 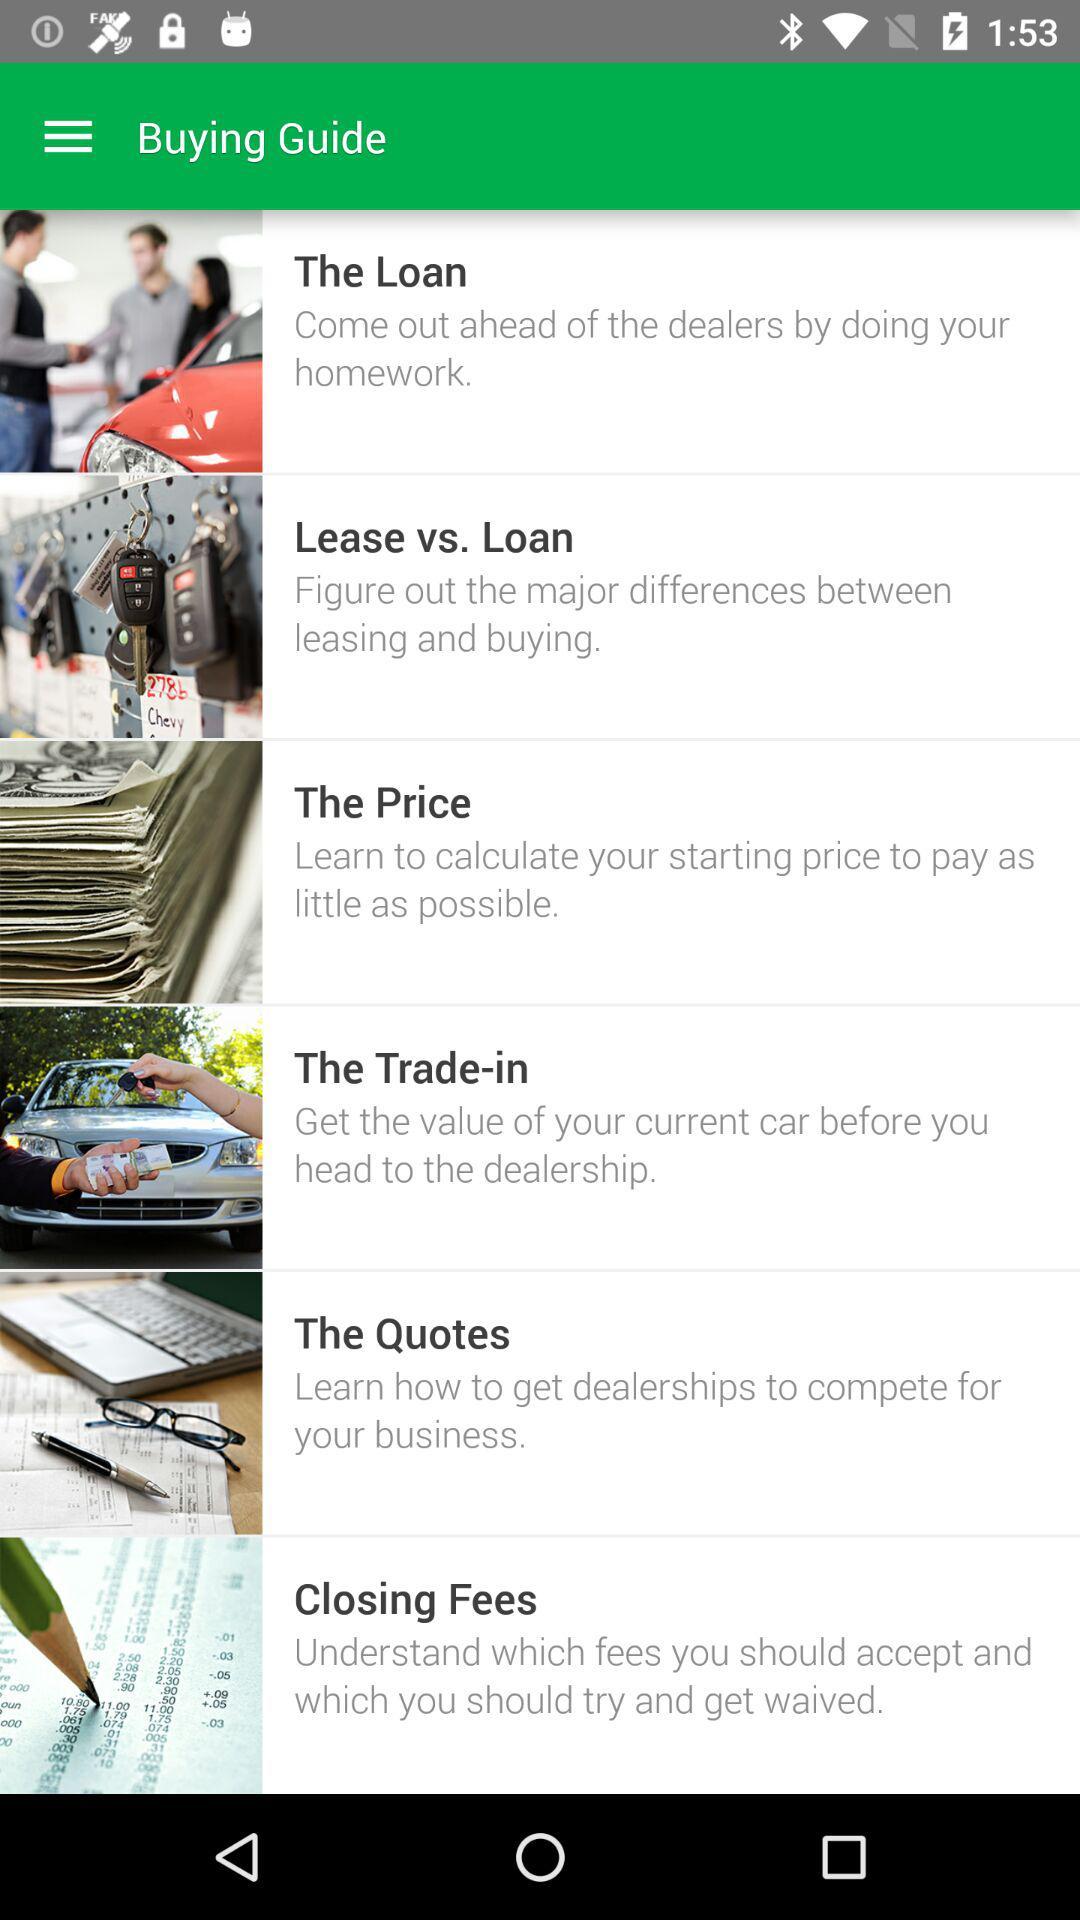 I want to click on the loan icon, so click(x=381, y=268).